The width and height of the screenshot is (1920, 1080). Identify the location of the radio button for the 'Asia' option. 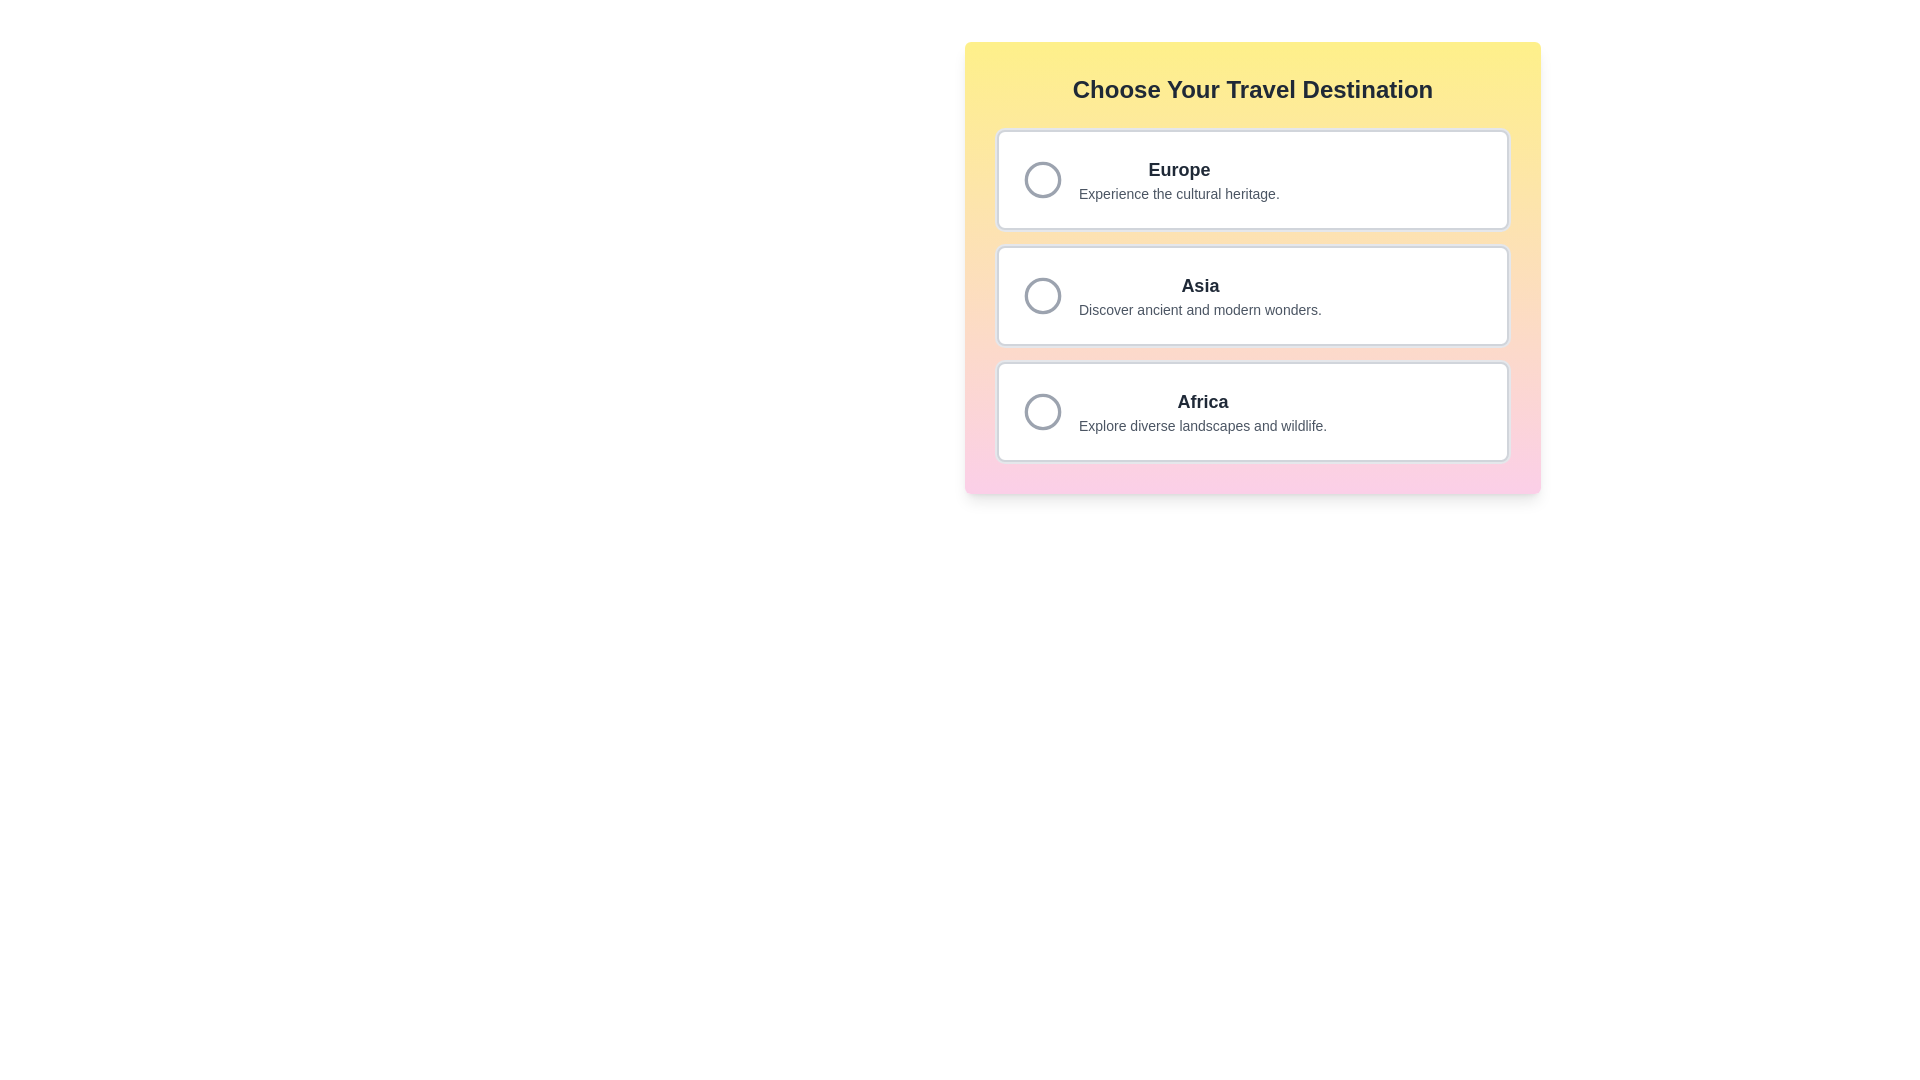
(1041, 296).